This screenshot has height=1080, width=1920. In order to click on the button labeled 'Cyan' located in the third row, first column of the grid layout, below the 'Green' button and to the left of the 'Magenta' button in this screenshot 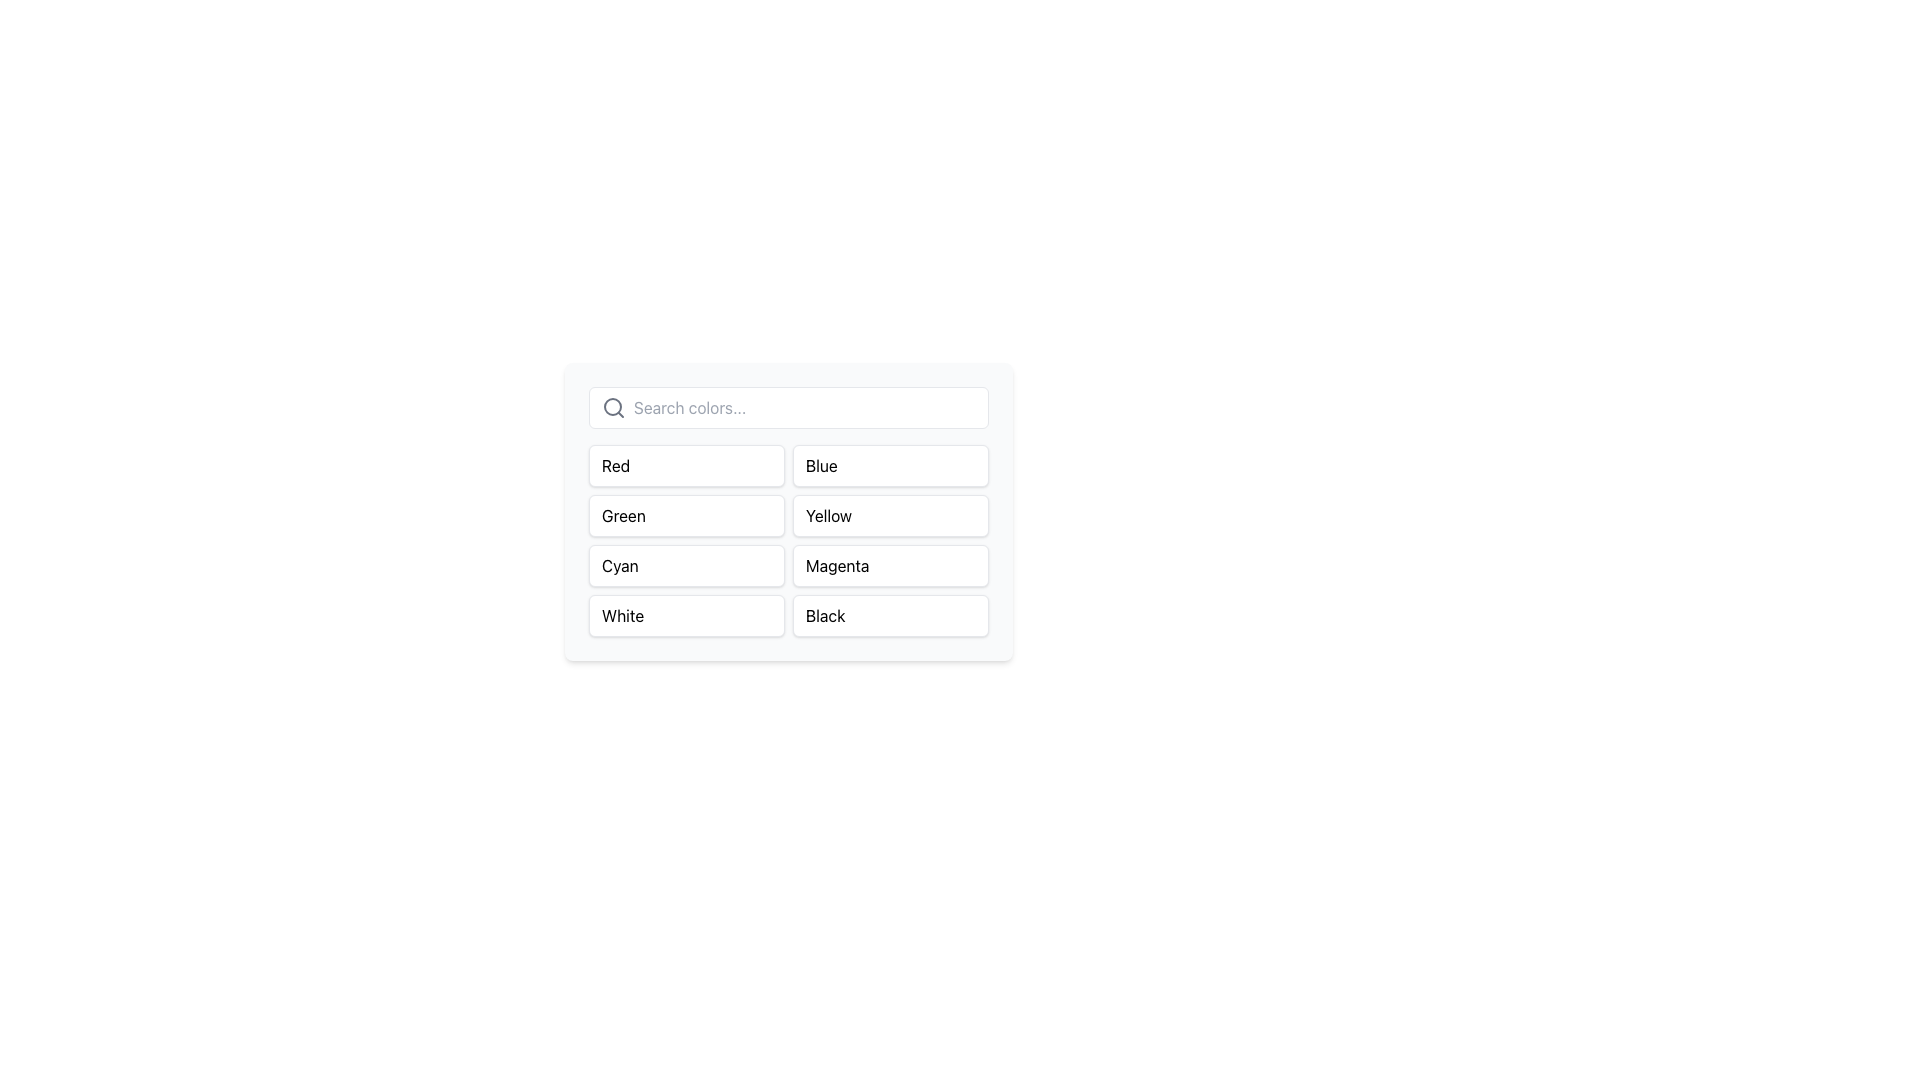, I will do `click(686, 566)`.